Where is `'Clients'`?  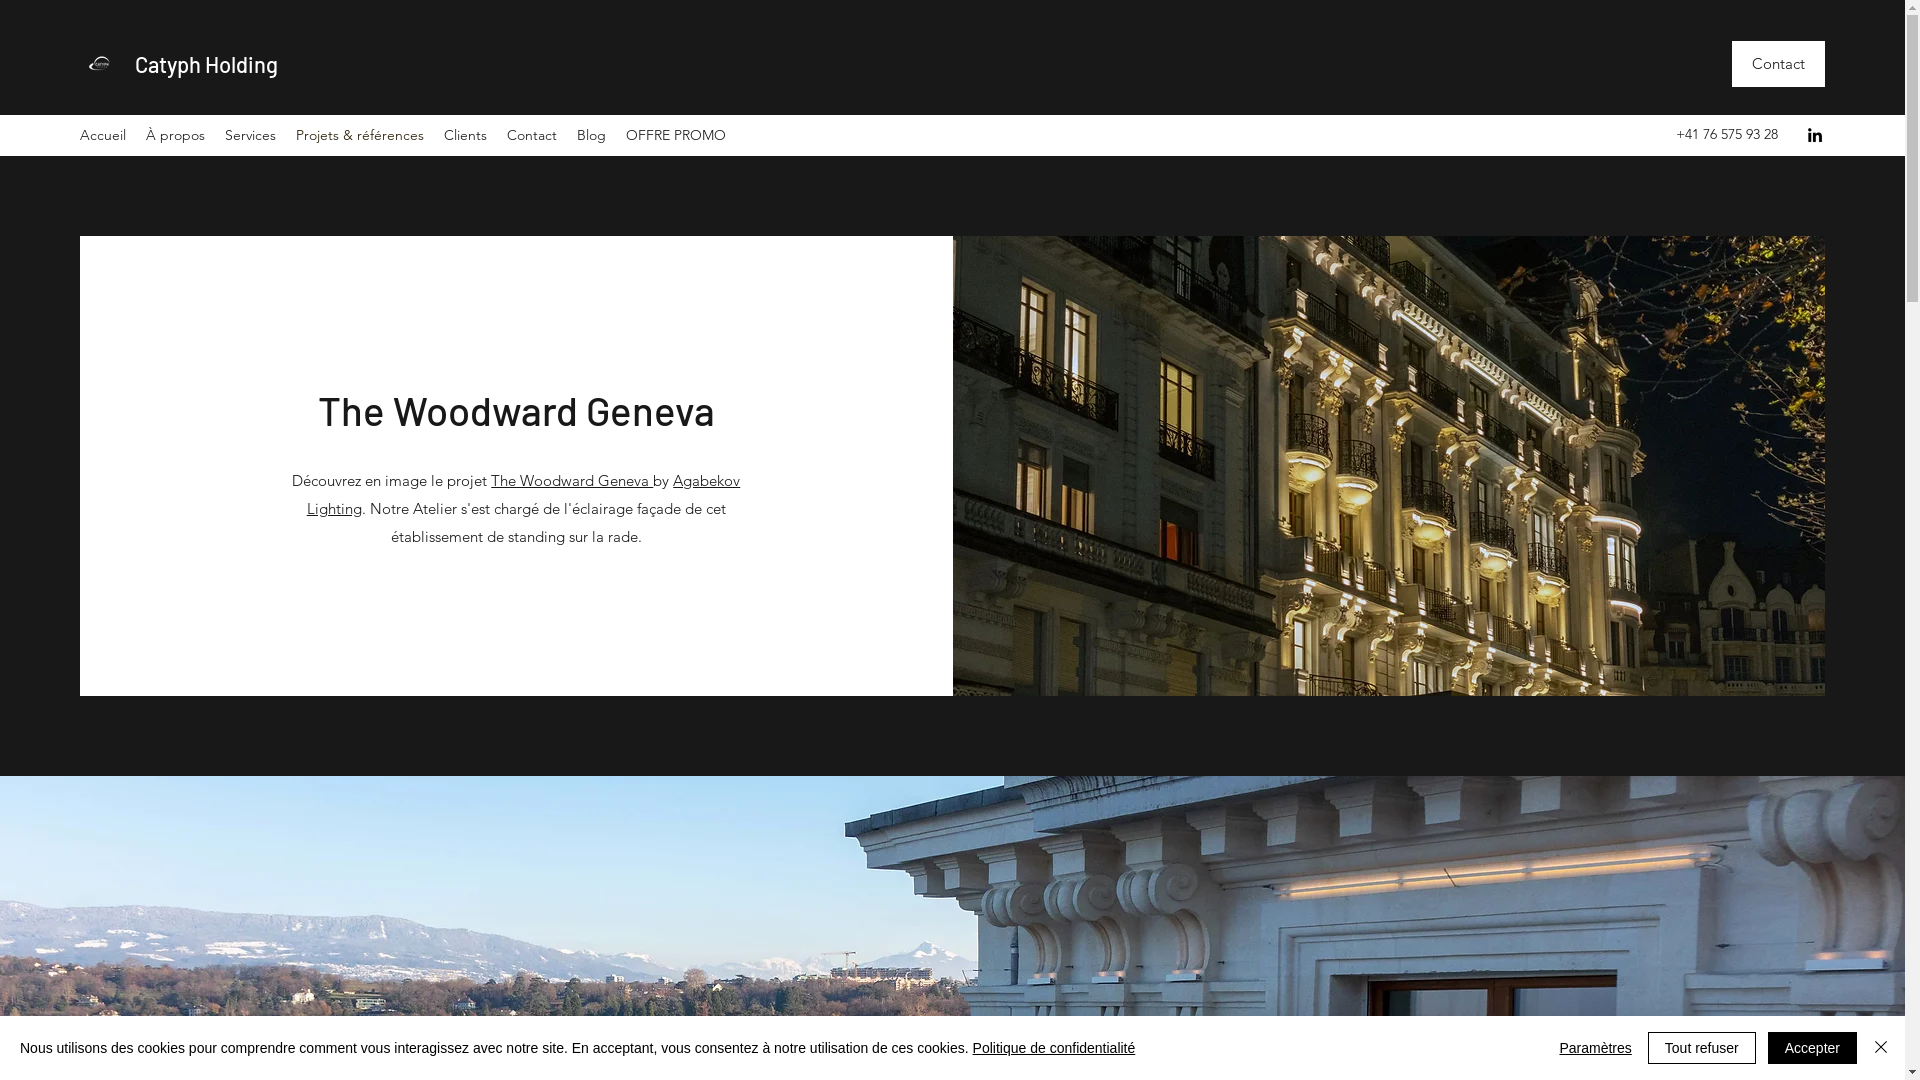
'Clients' is located at coordinates (464, 135).